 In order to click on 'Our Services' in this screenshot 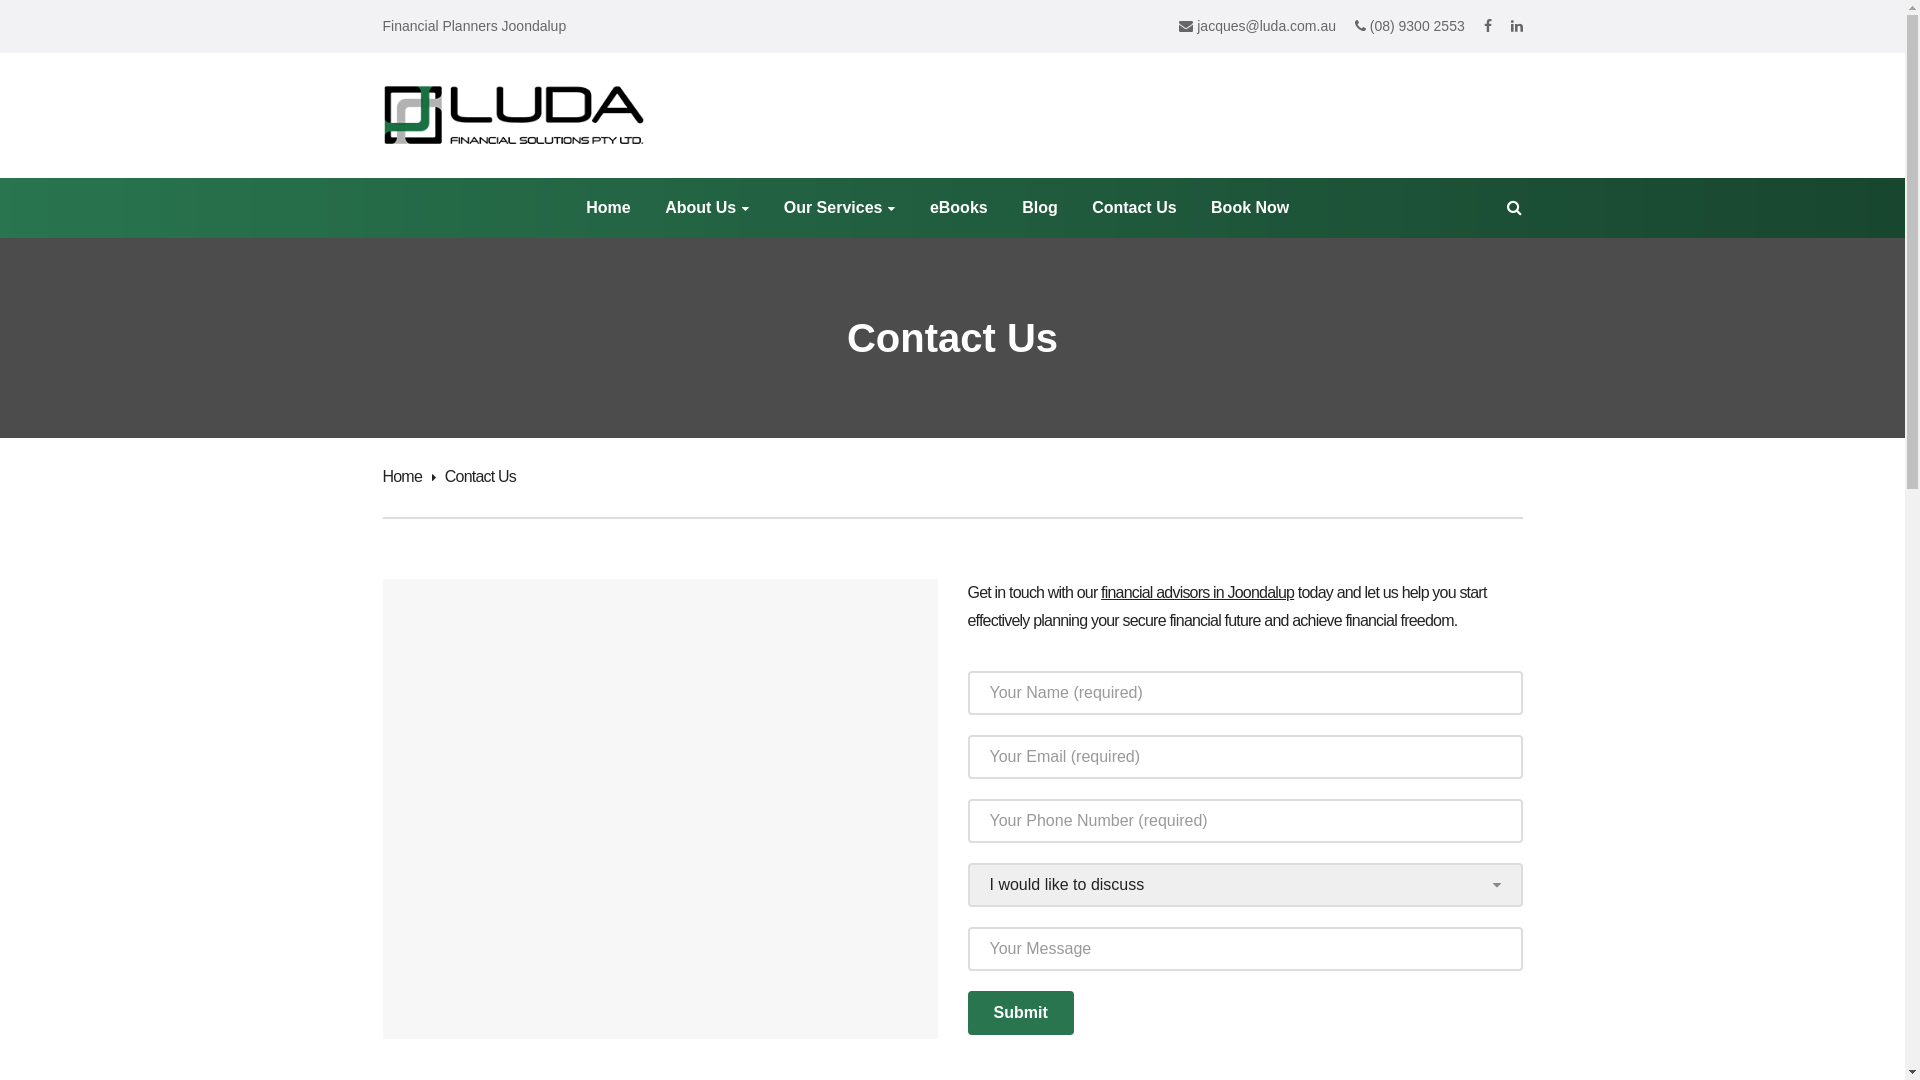, I will do `click(840, 208)`.